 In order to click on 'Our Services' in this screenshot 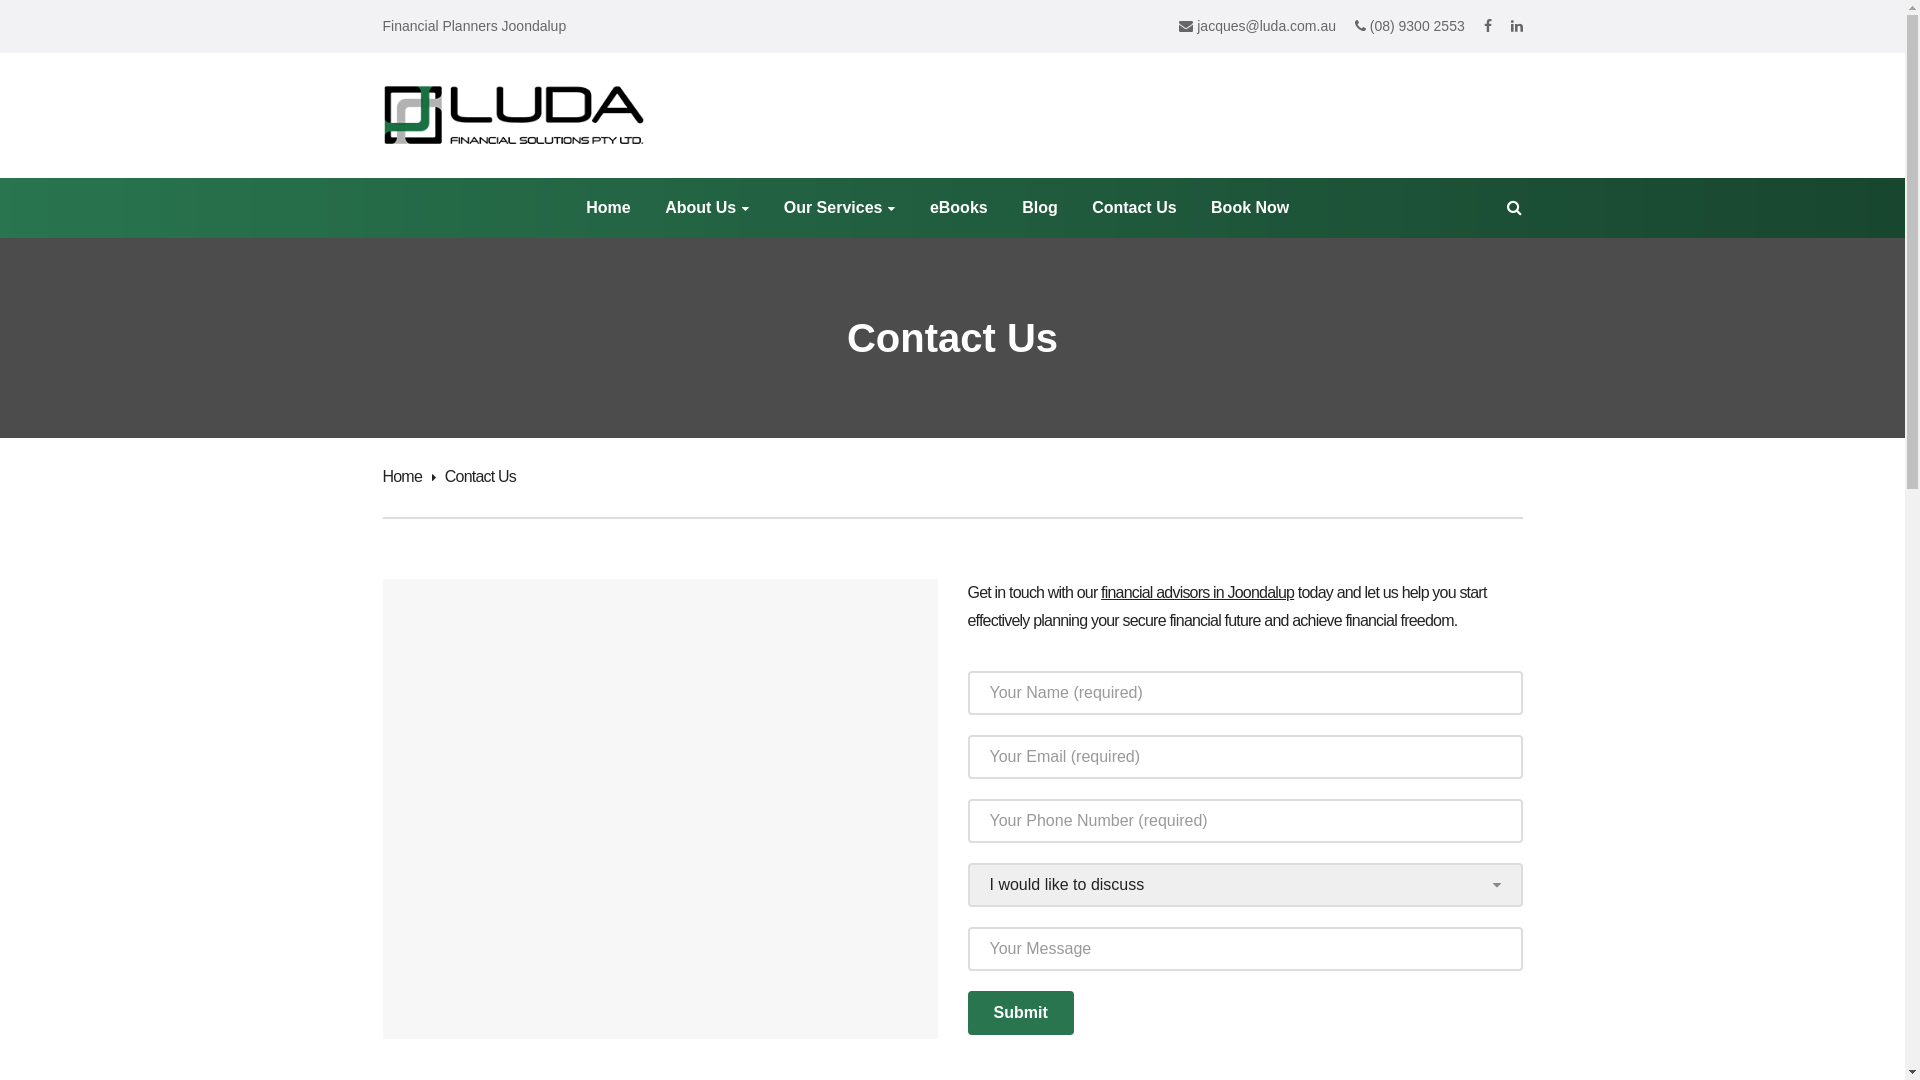, I will do `click(840, 208)`.